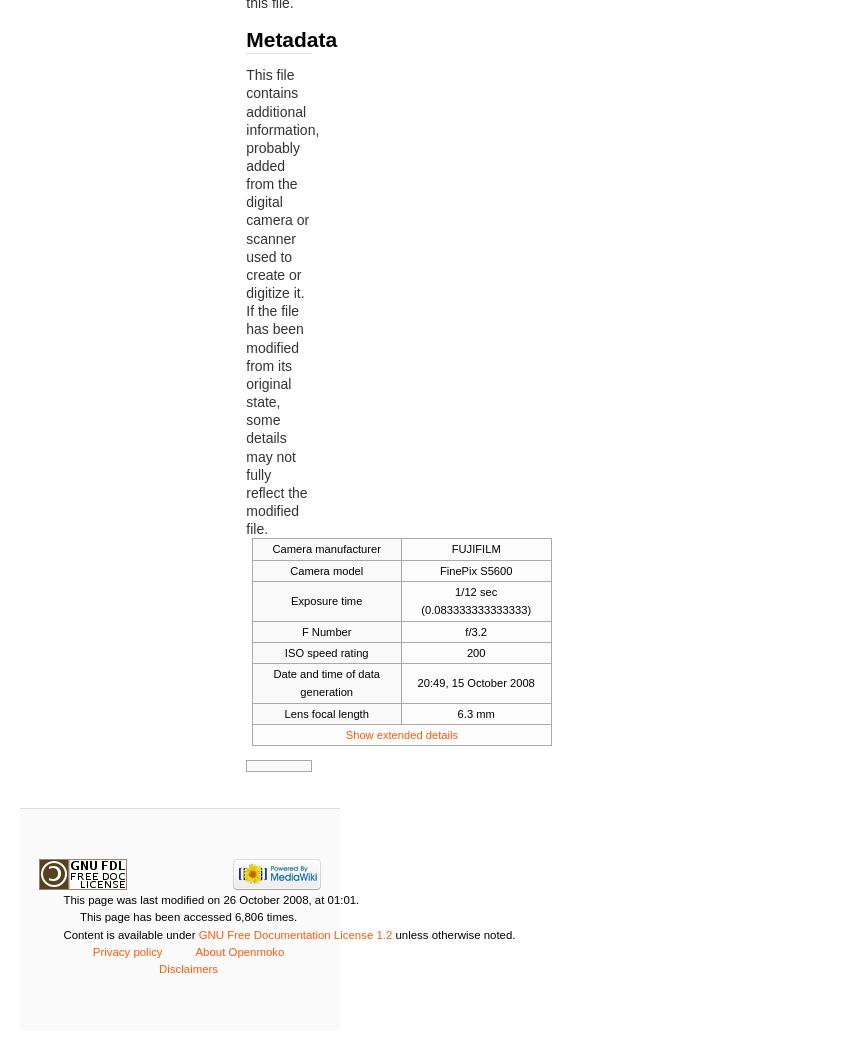  What do you see at coordinates (324, 653) in the screenshot?
I see `'ISO speed rating'` at bounding box center [324, 653].